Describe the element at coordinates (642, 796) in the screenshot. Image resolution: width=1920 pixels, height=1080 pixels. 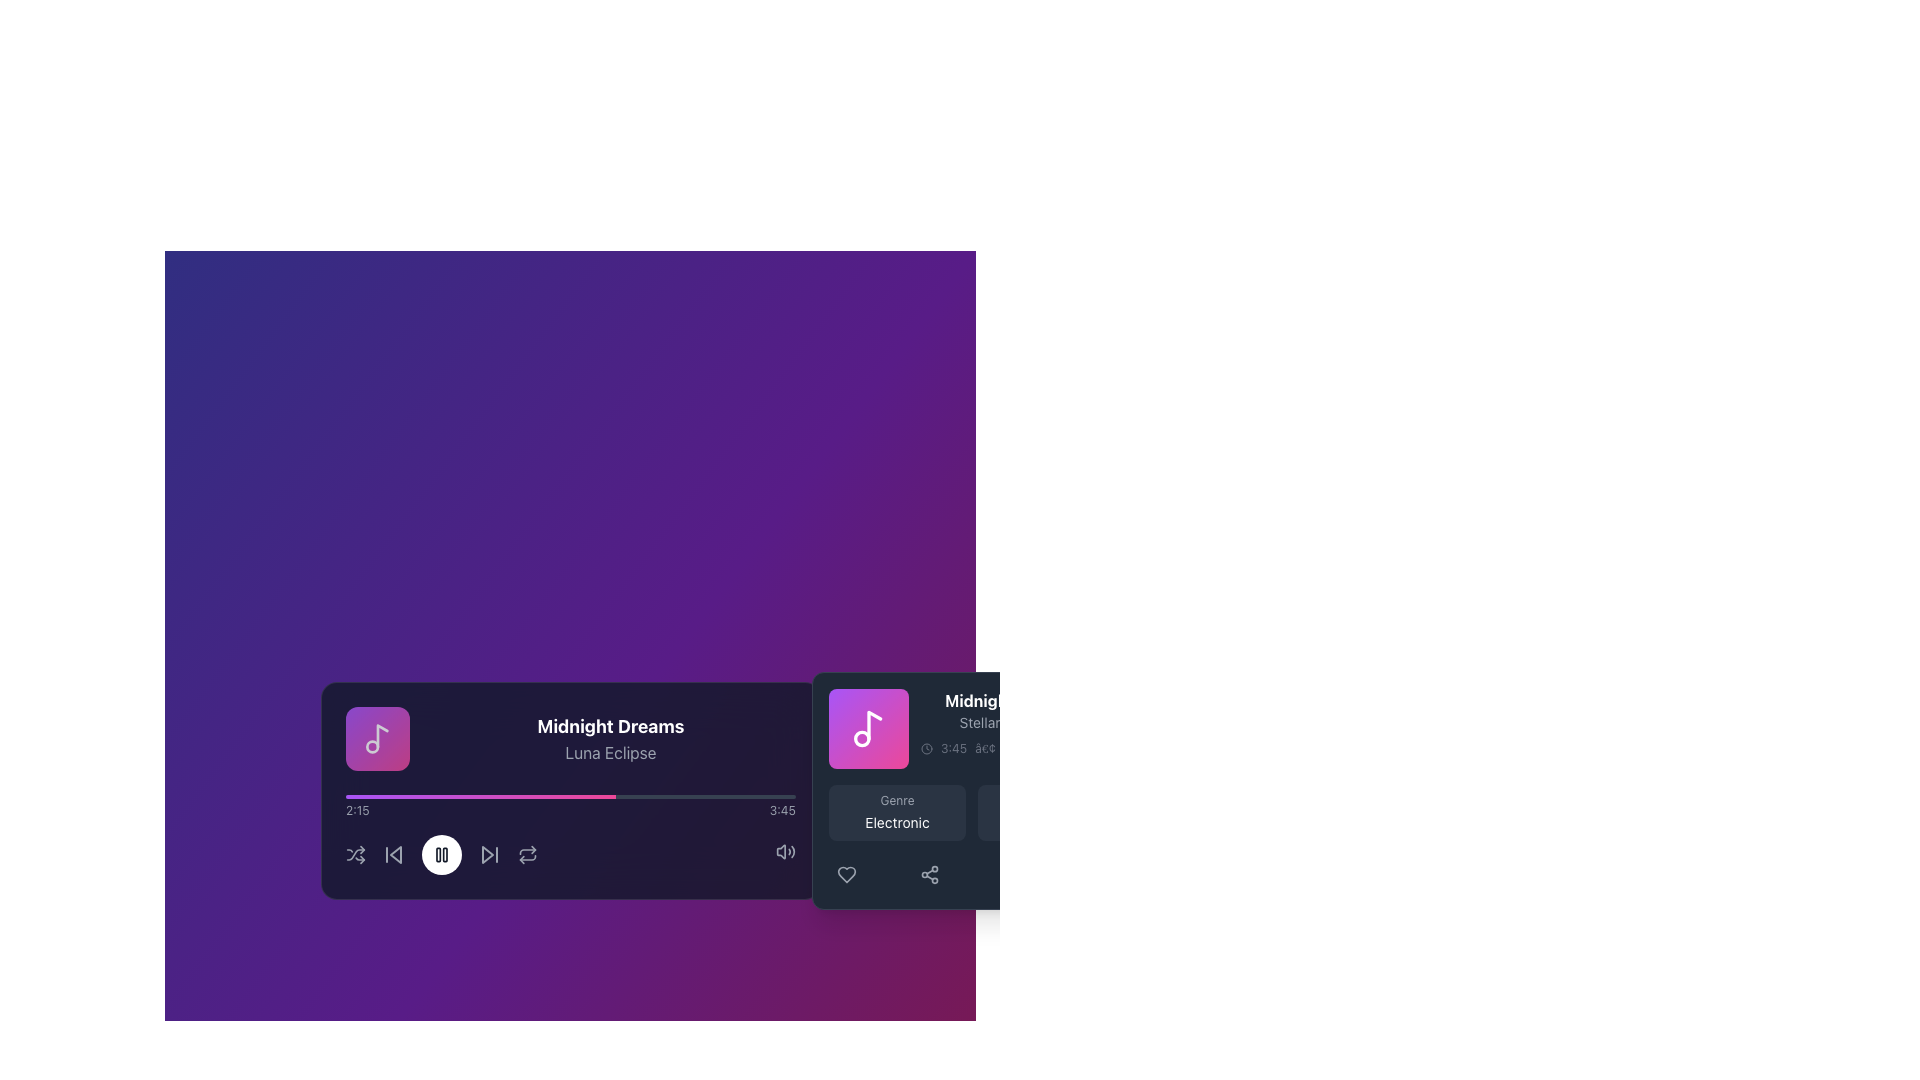
I see `playback progress` at that location.